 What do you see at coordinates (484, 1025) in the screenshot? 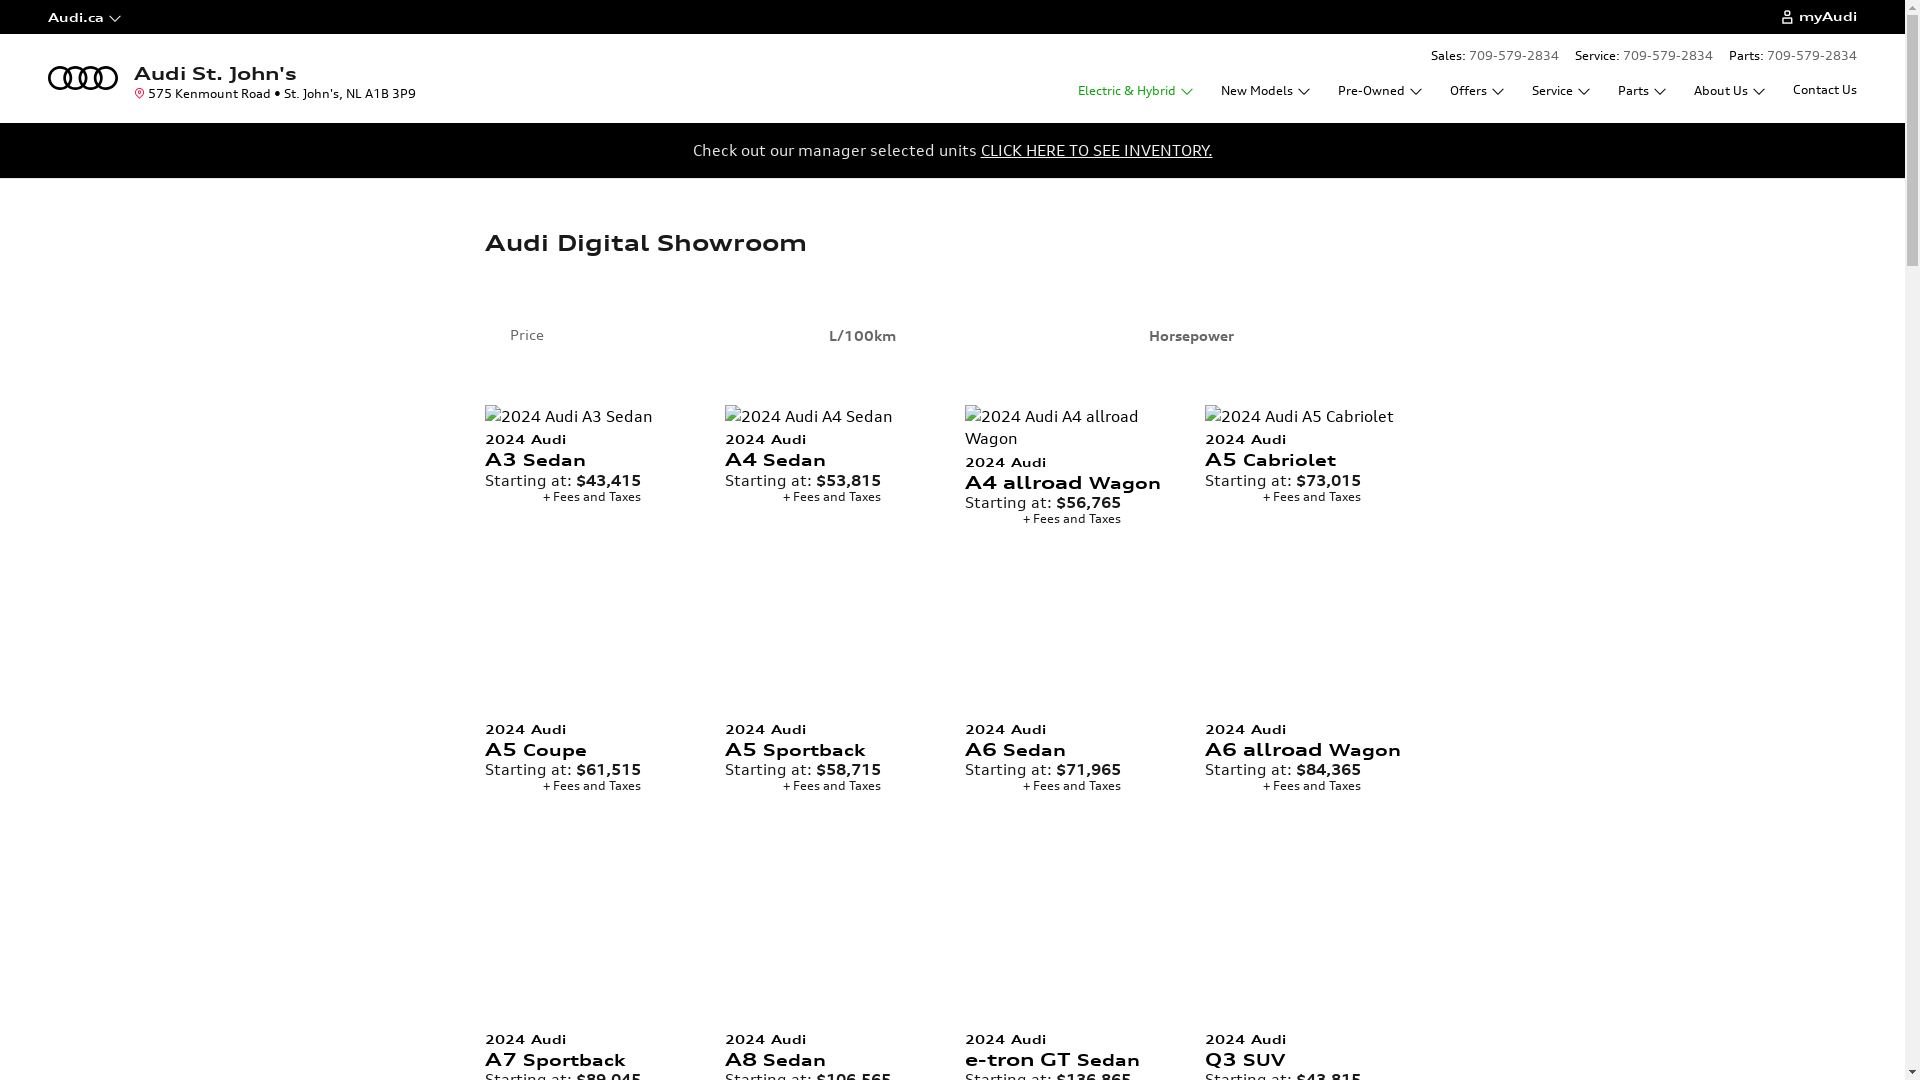
I see `'2024 Audi A7 Sportback '` at bounding box center [484, 1025].